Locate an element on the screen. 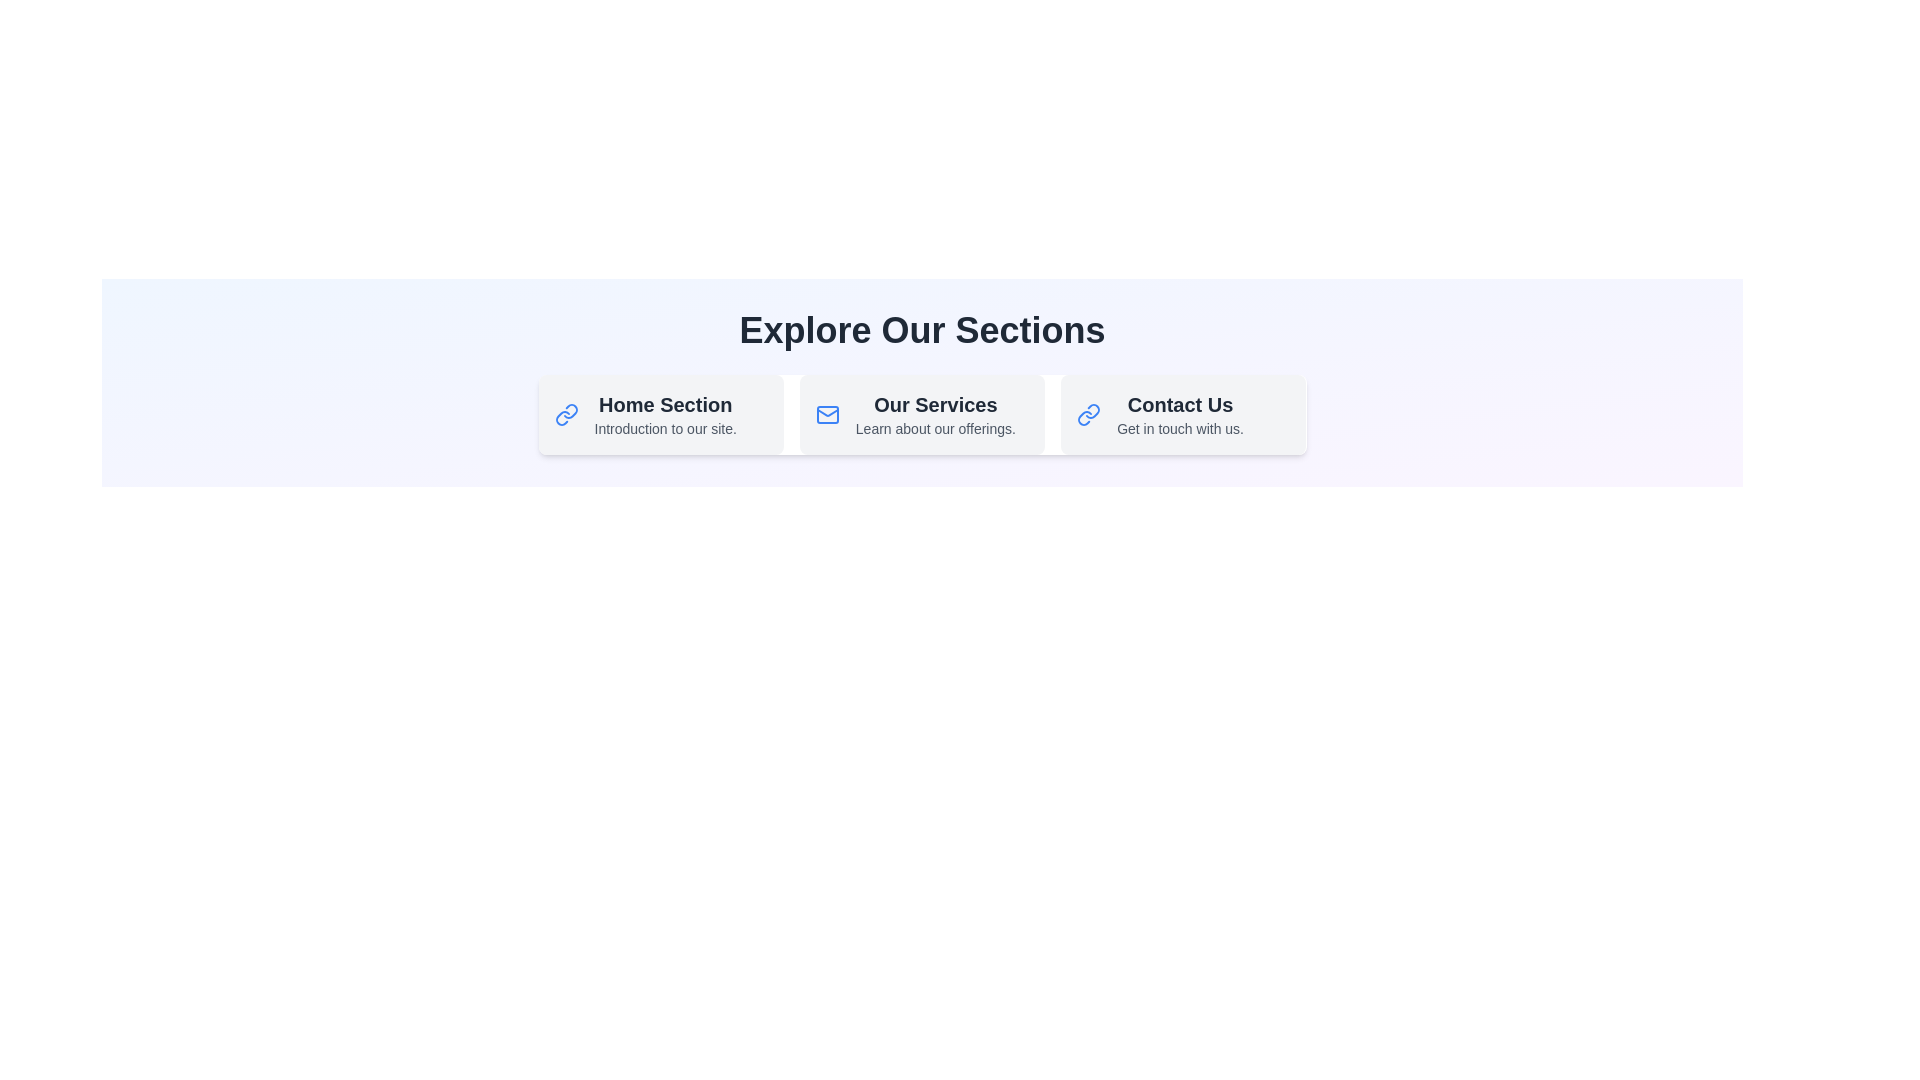  the 'Our Services' text in the center of the UI section is located at coordinates (934, 414).